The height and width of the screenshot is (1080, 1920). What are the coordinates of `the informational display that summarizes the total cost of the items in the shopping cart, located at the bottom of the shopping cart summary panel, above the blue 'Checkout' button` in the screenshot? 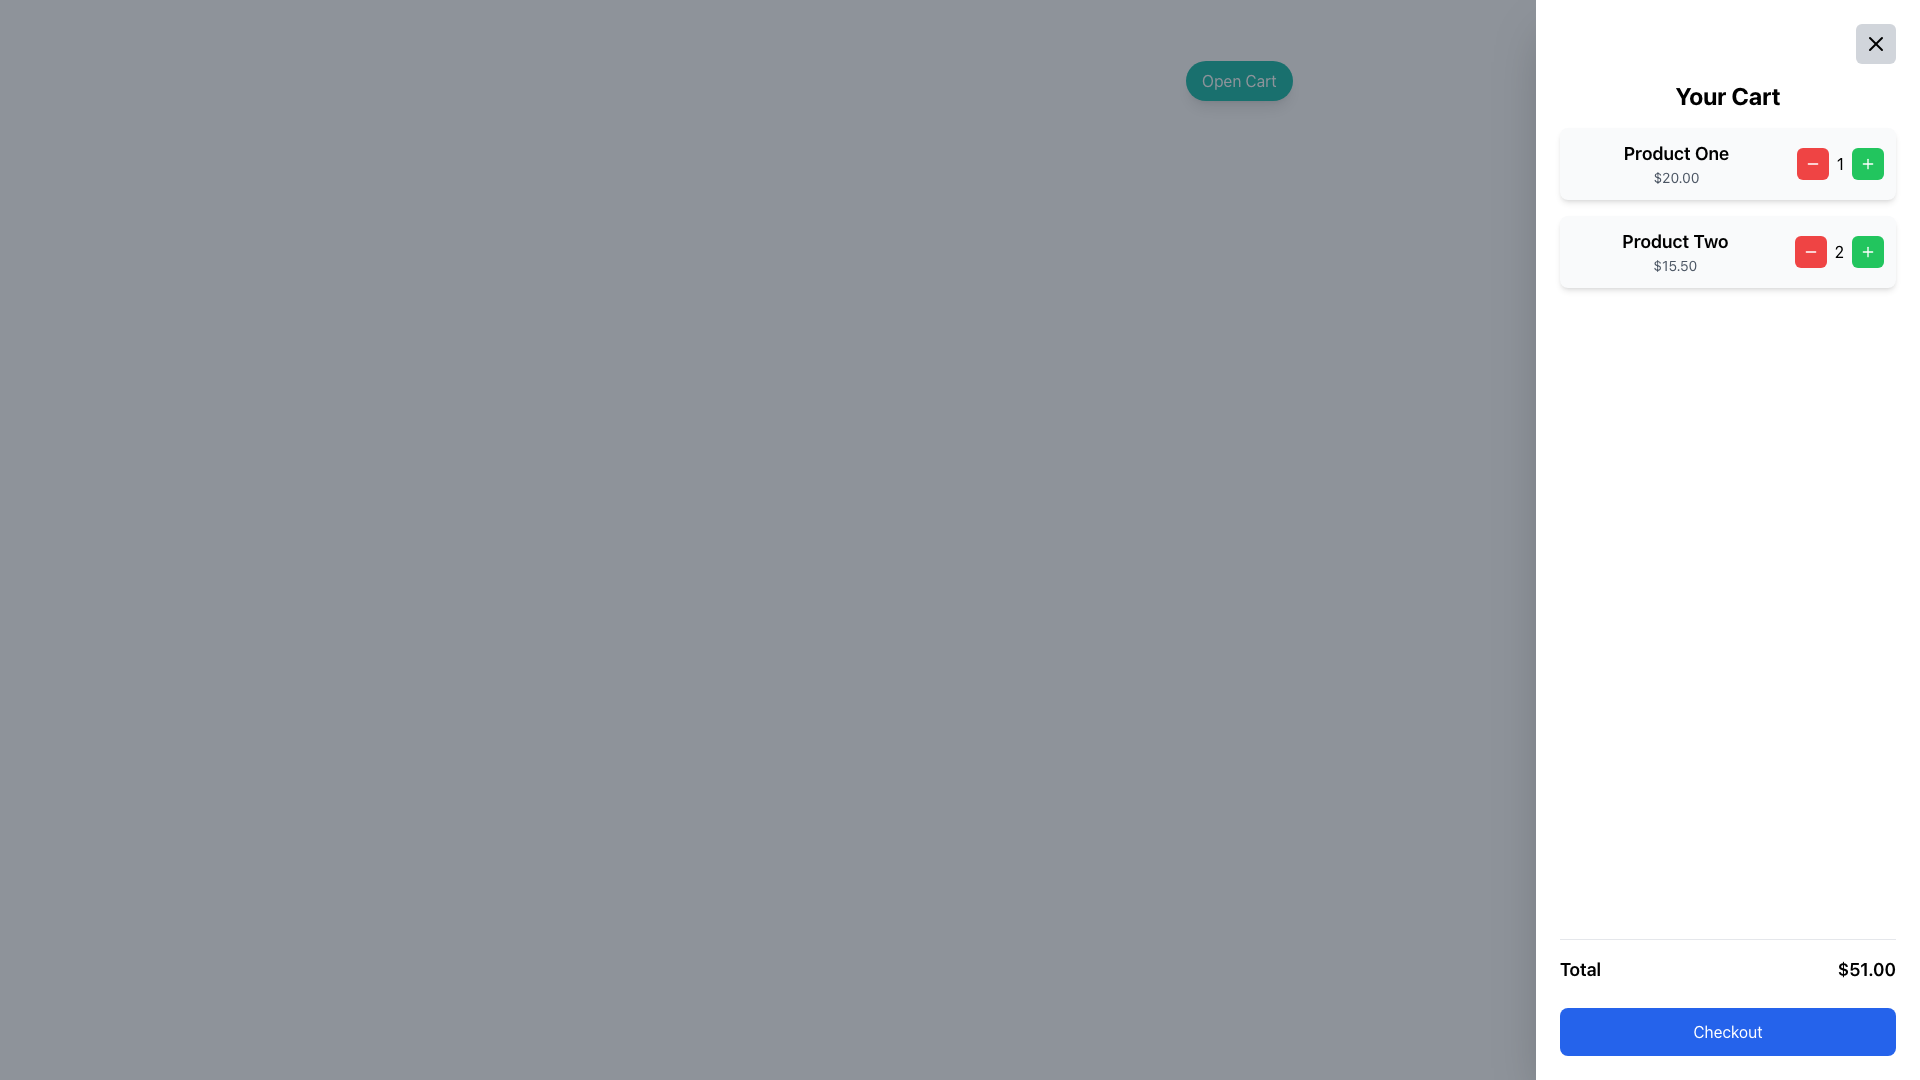 It's located at (1727, 968).